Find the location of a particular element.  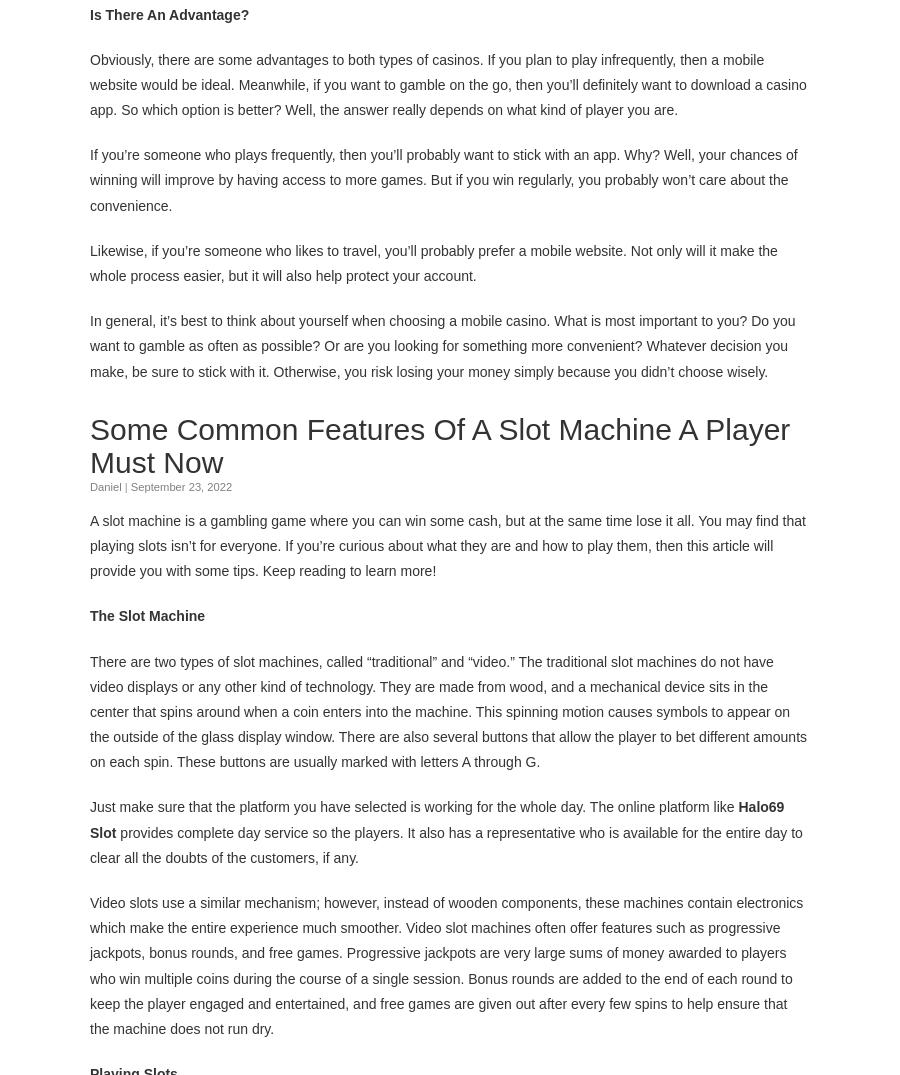

'Halo69 Slot' is located at coordinates (437, 818).